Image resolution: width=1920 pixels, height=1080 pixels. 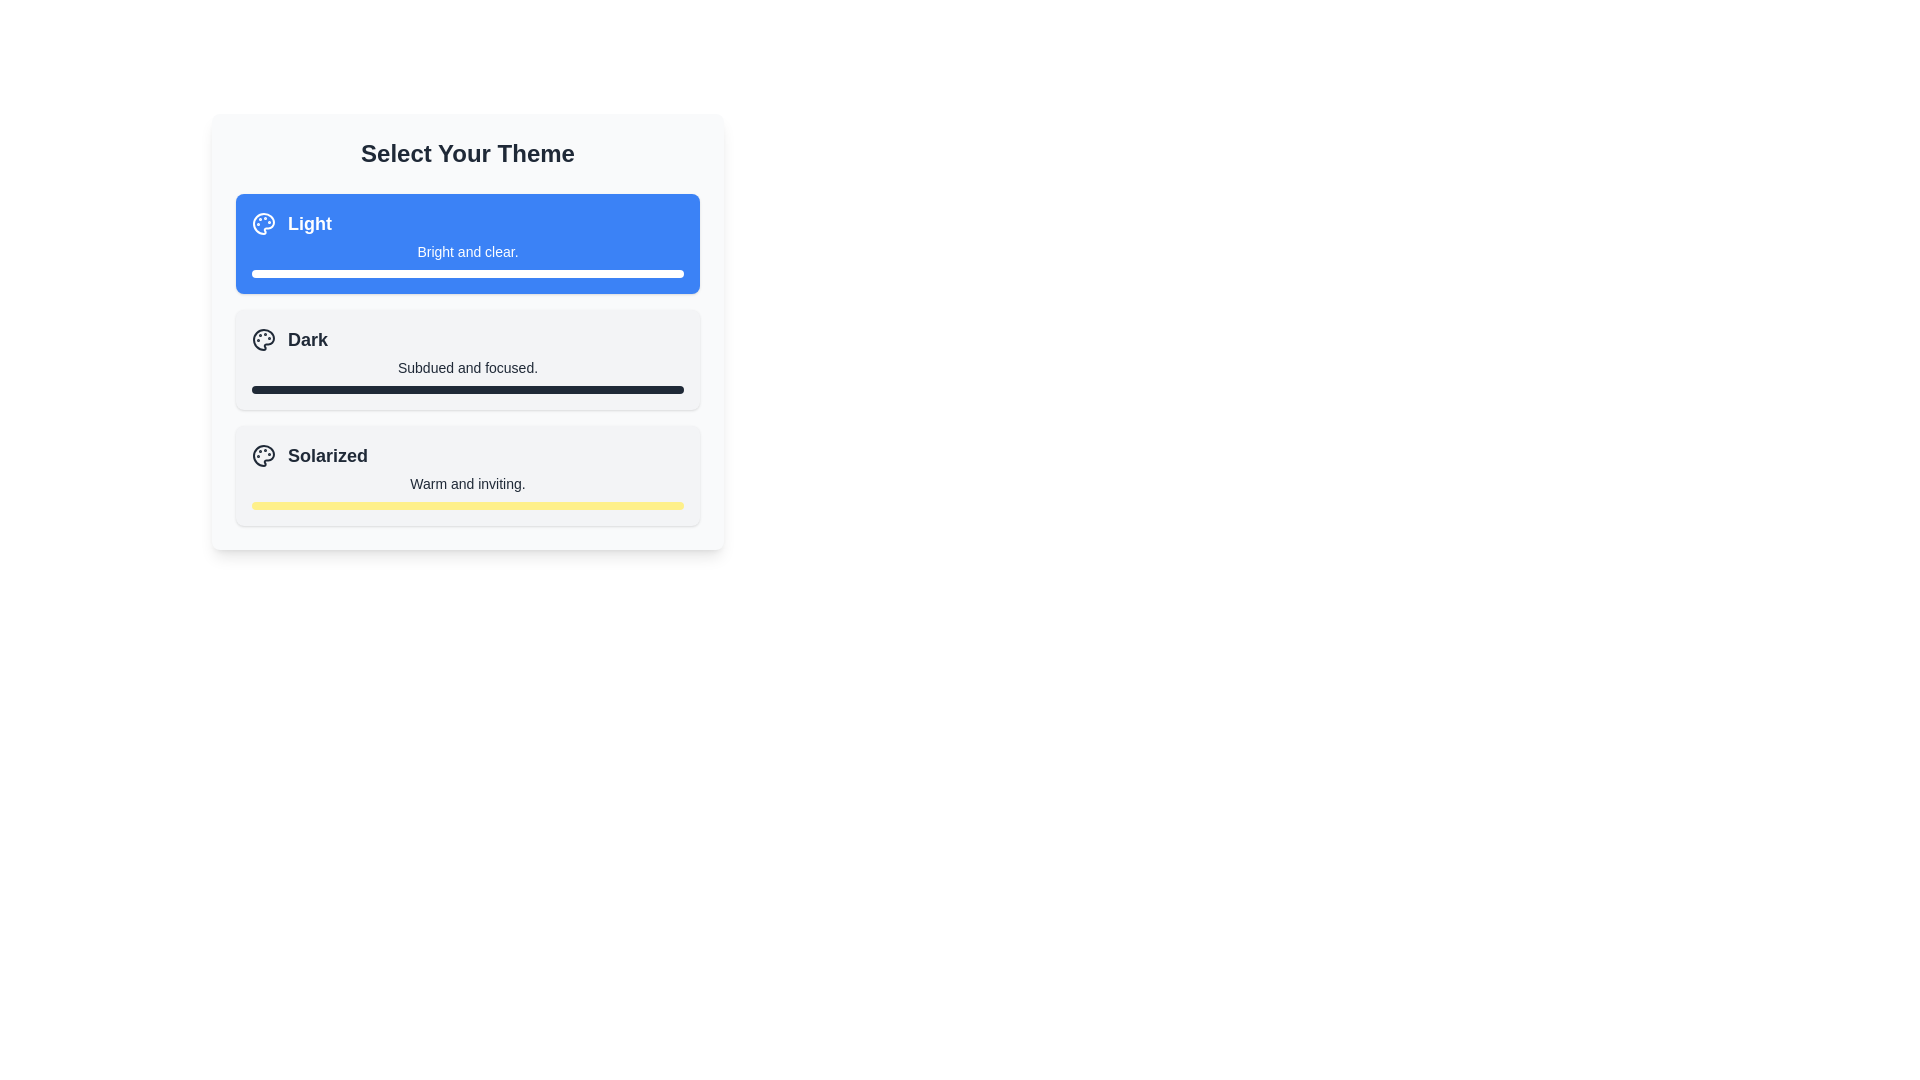 I want to click on the decorative divider located at the bottom of the 'Solarized' theme card, right below the descriptive text 'Warm and inviting.', so click(x=466, y=504).